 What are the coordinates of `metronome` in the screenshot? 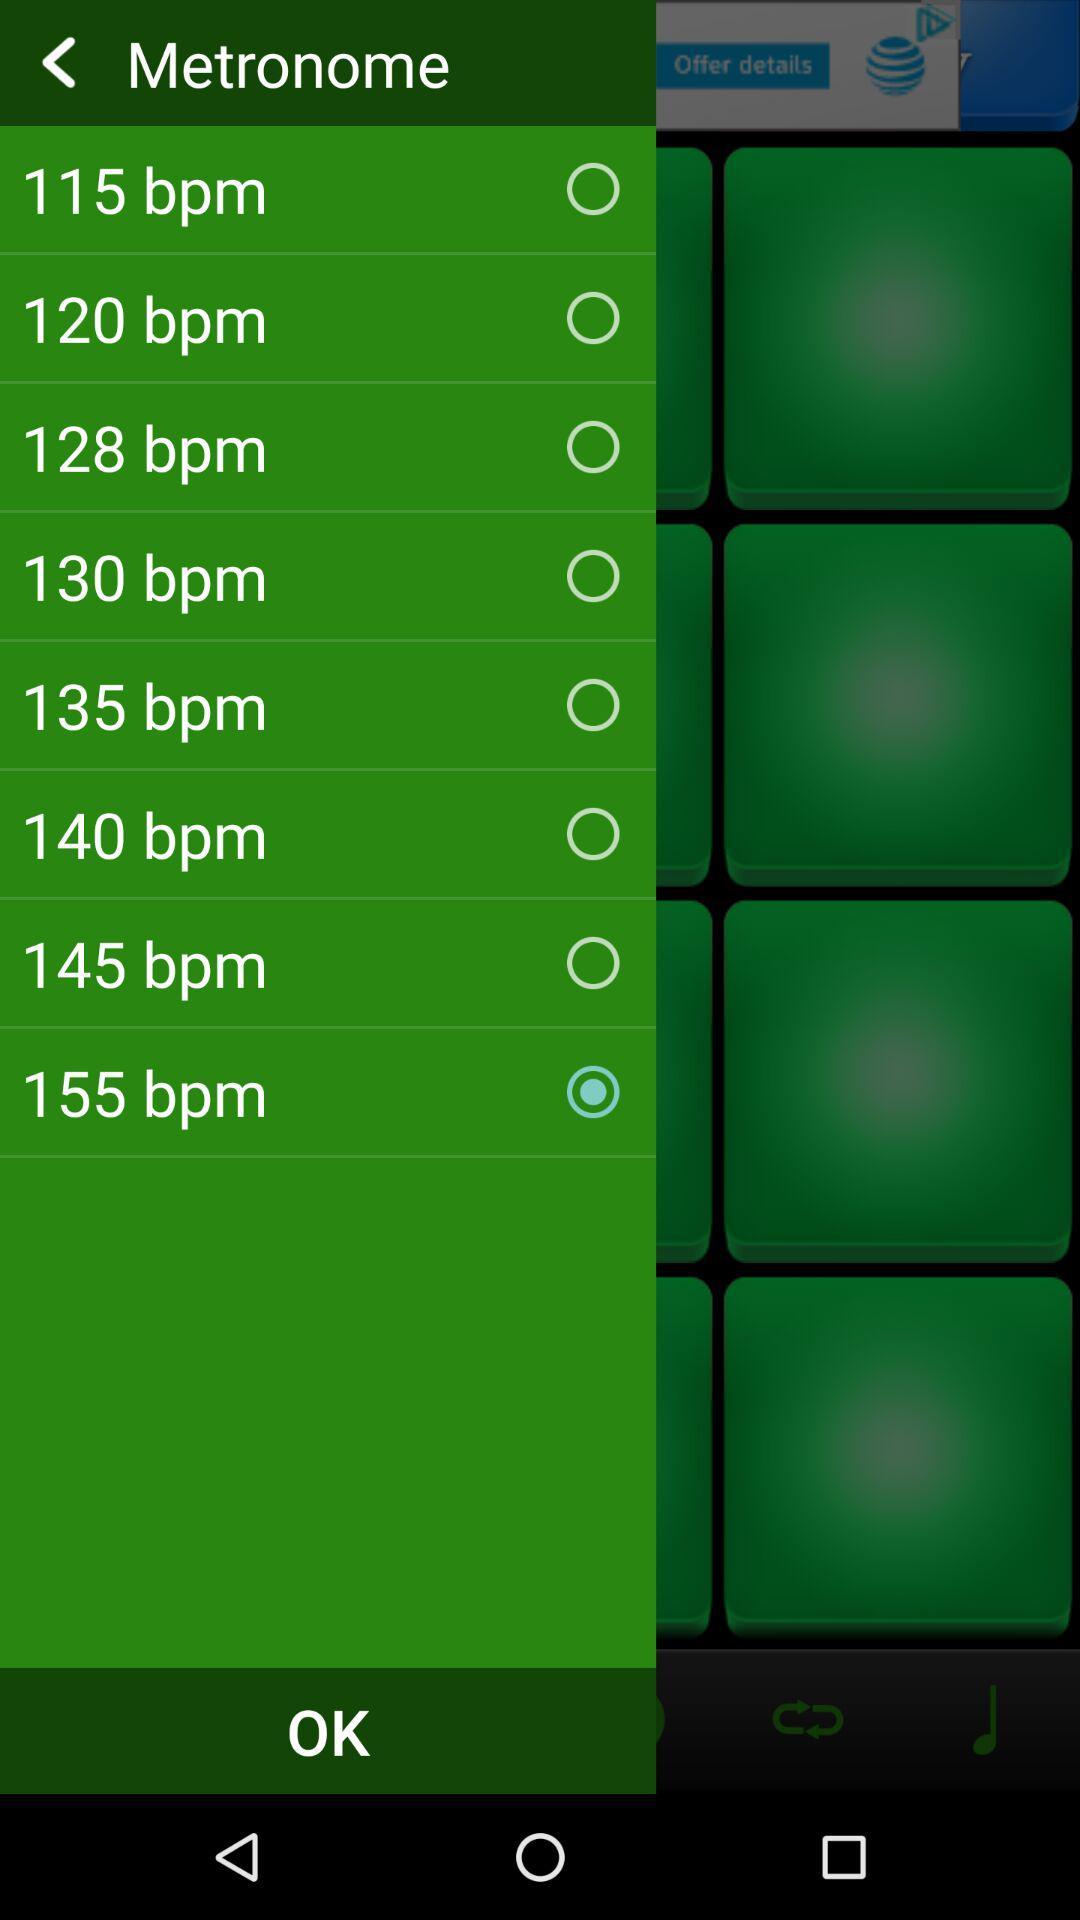 It's located at (540, 65).